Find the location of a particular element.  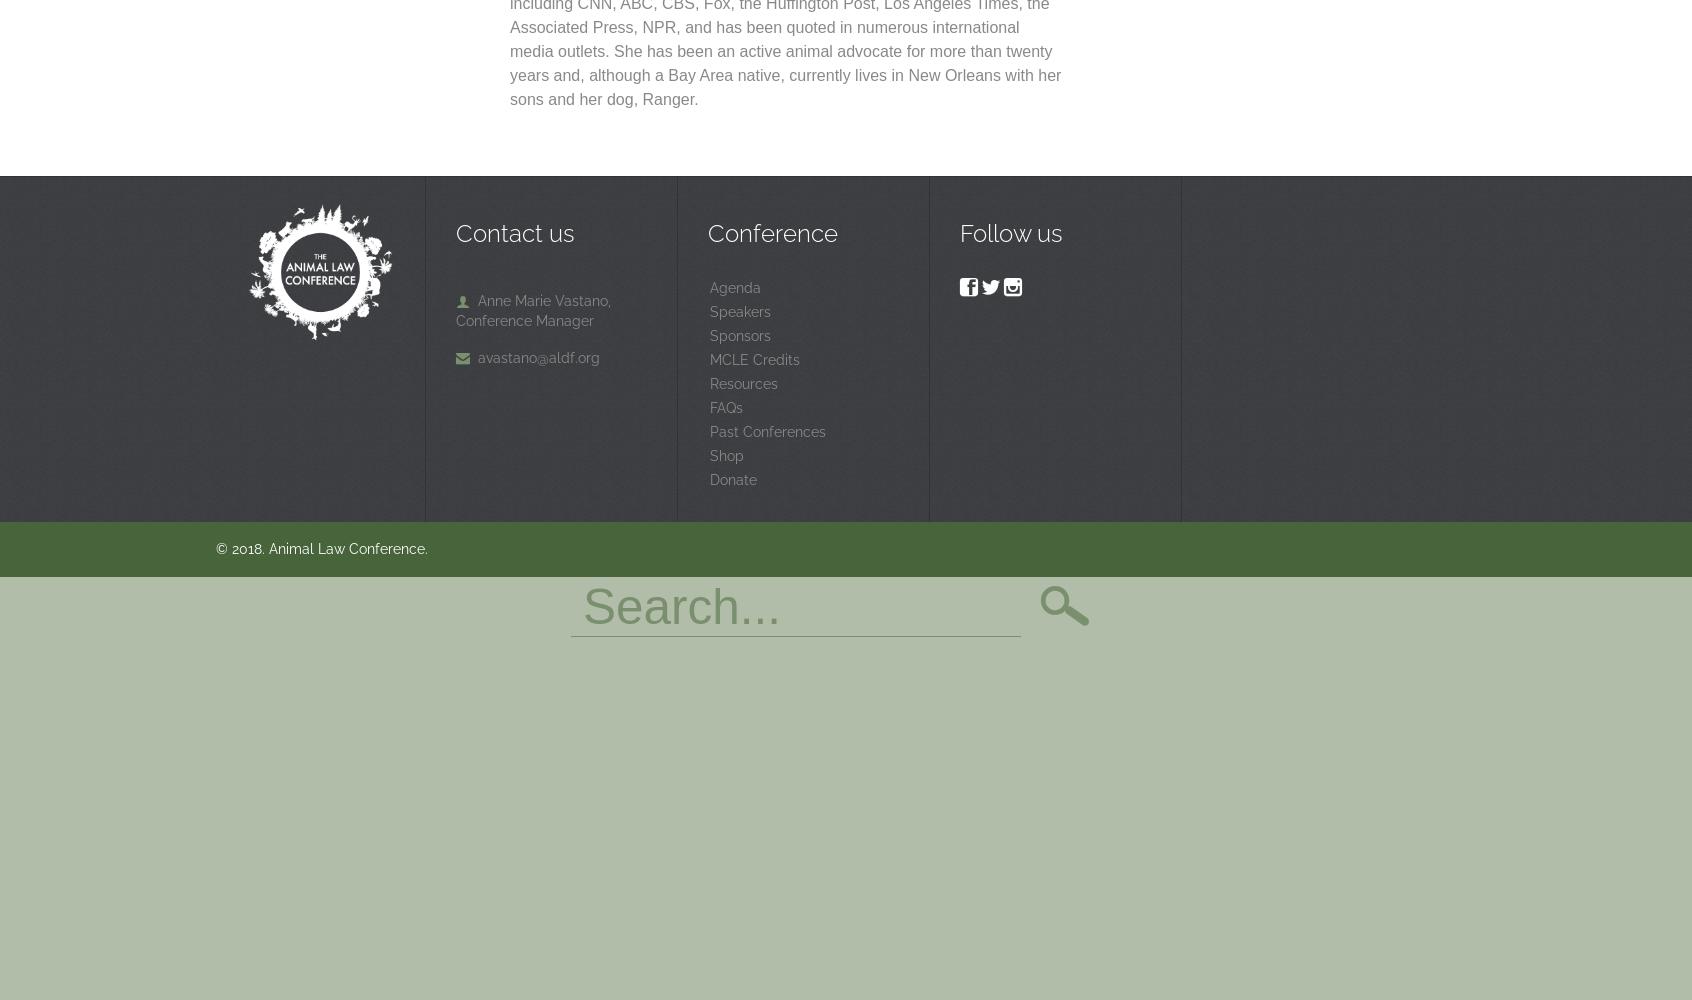

'avastano@aldf.org' is located at coordinates (539, 356).